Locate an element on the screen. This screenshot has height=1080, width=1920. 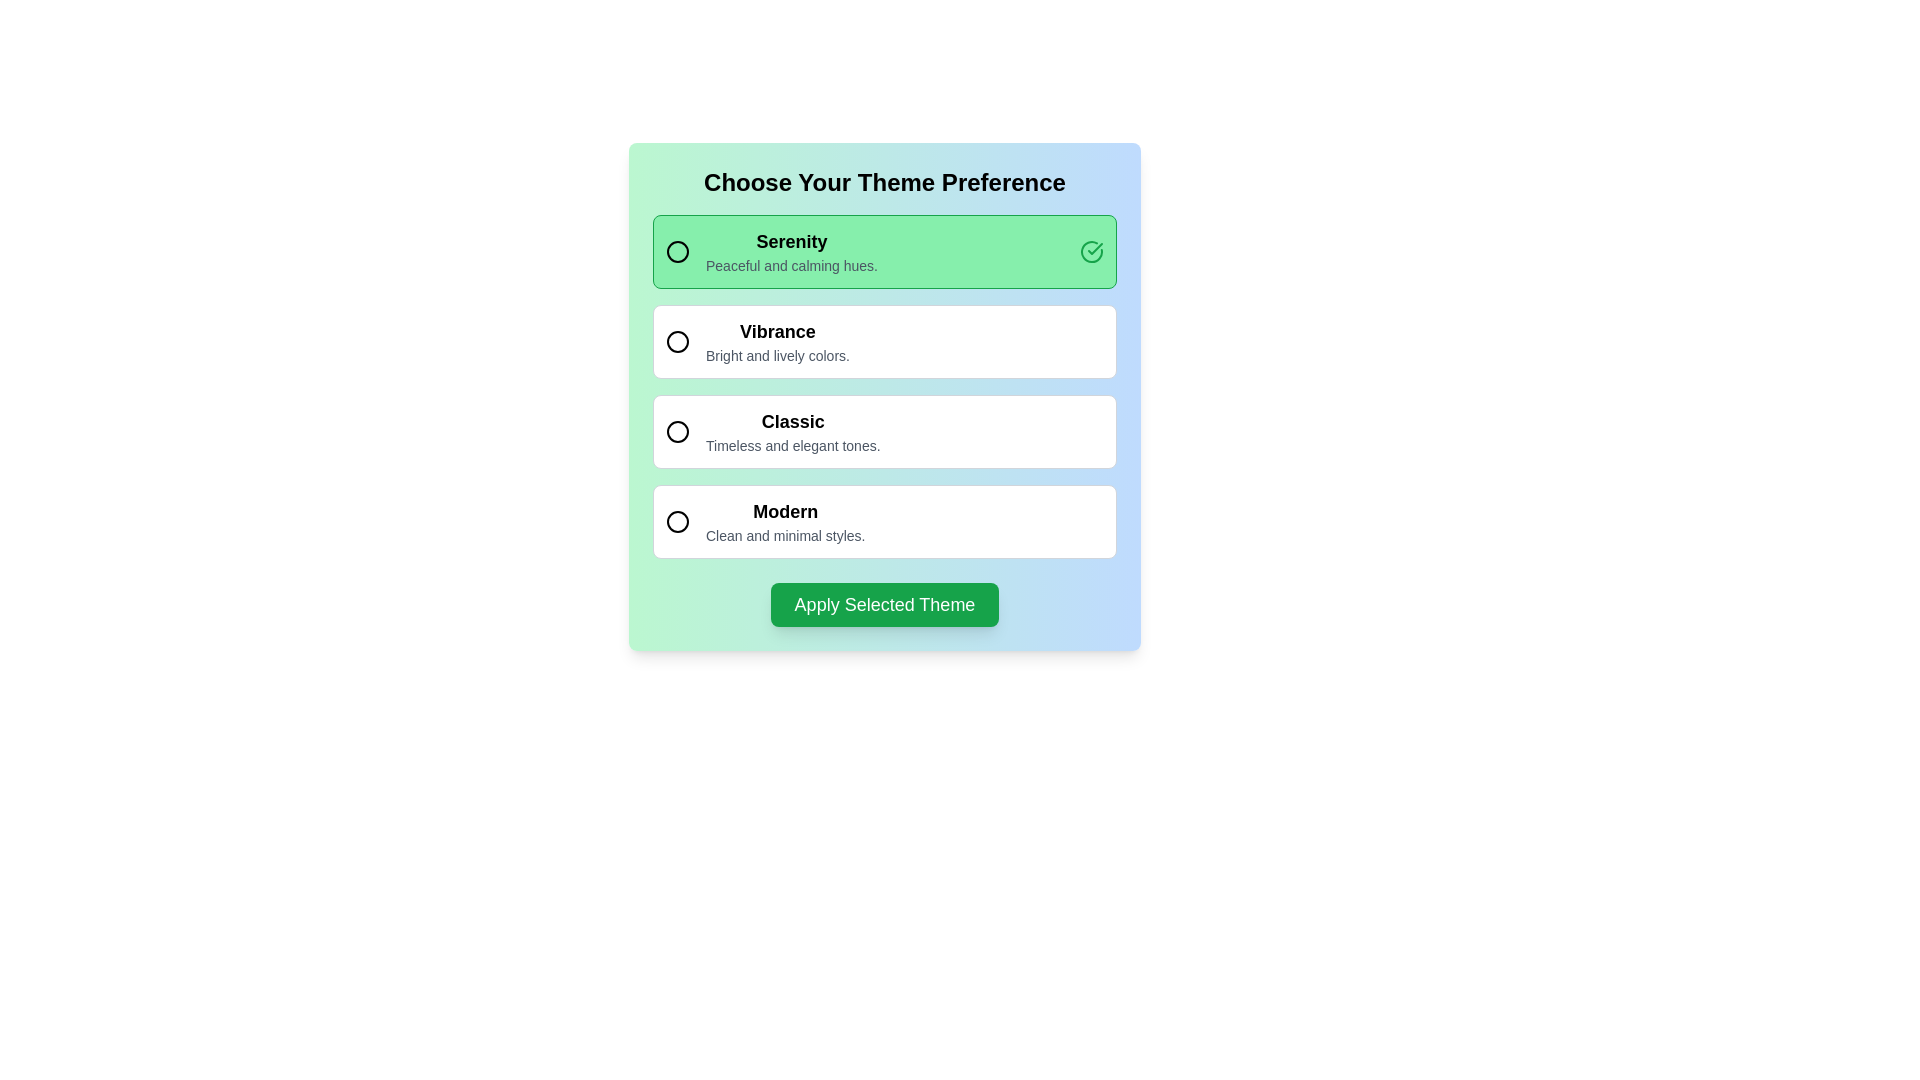
the 'Classic' selectable card is located at coordinates (883, 397).